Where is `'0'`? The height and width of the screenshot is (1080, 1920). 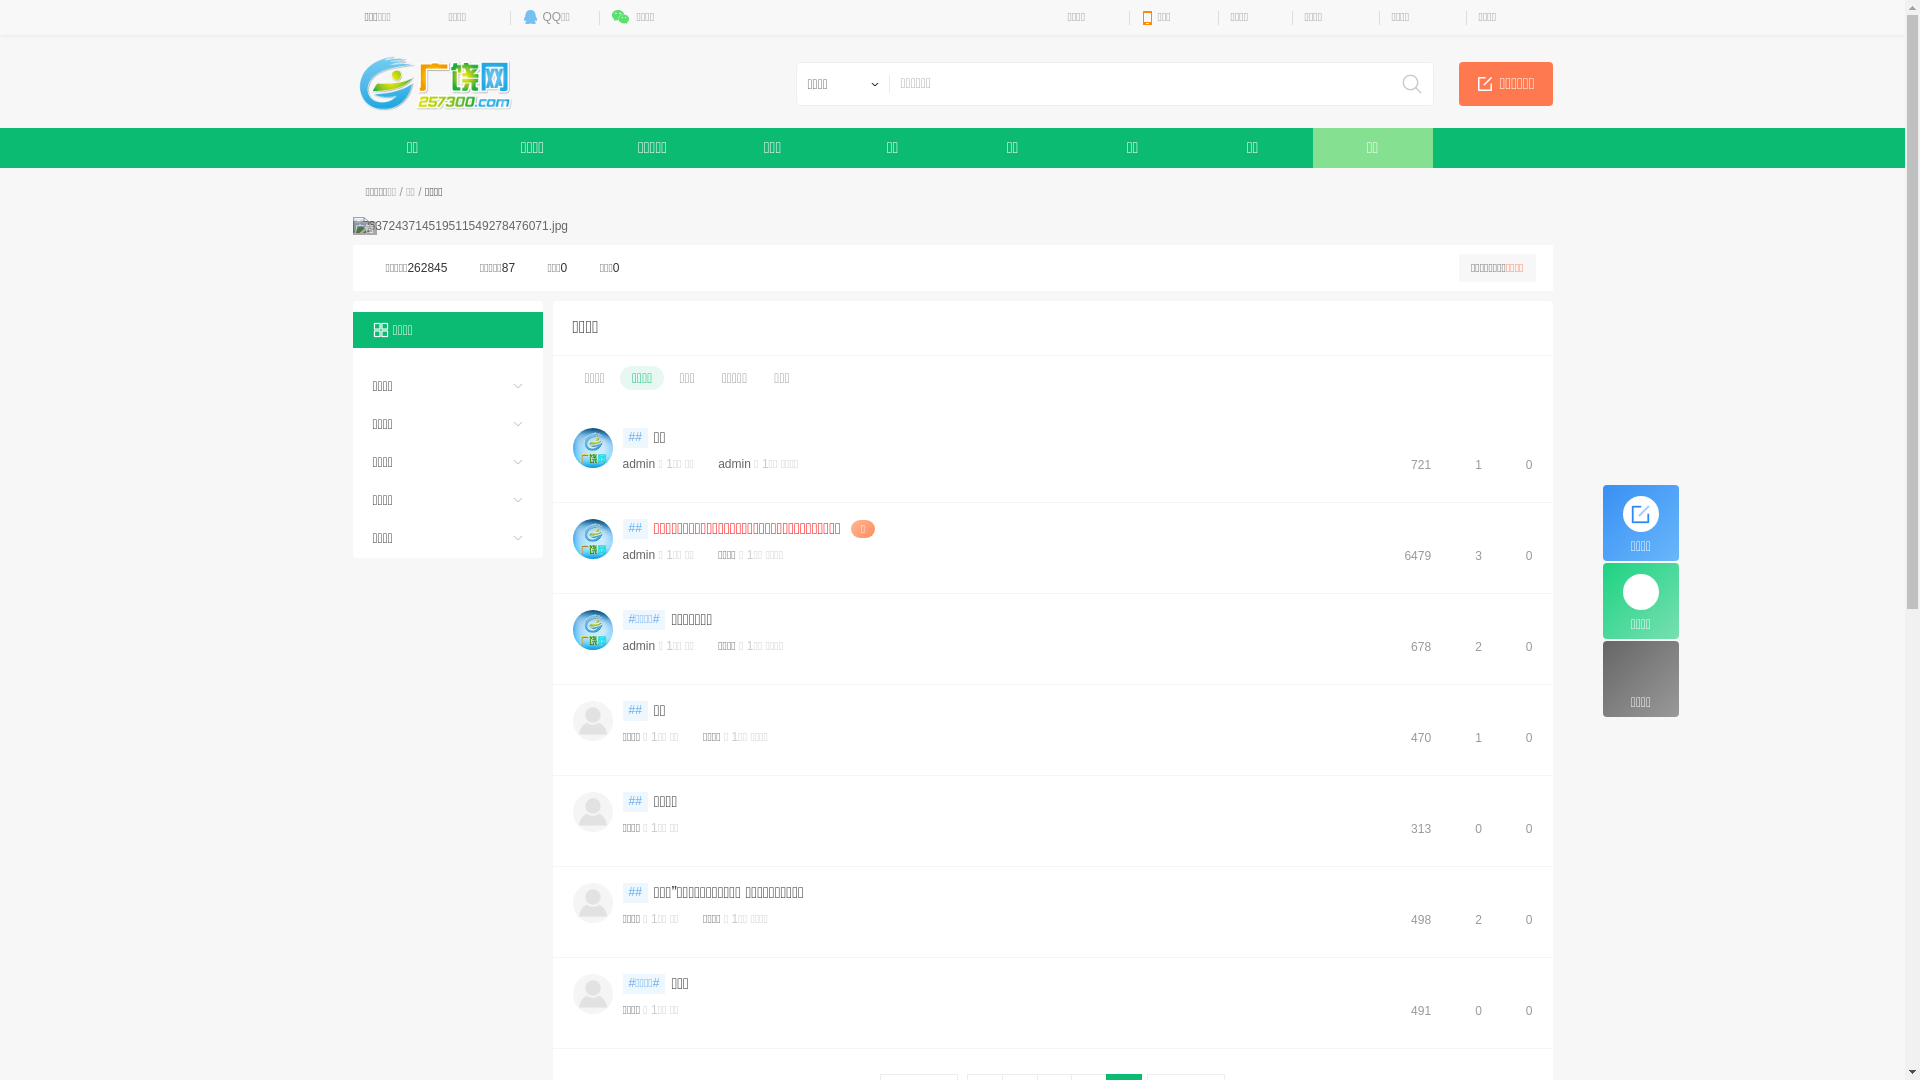 '0' is located at coordinates (1520, 555).